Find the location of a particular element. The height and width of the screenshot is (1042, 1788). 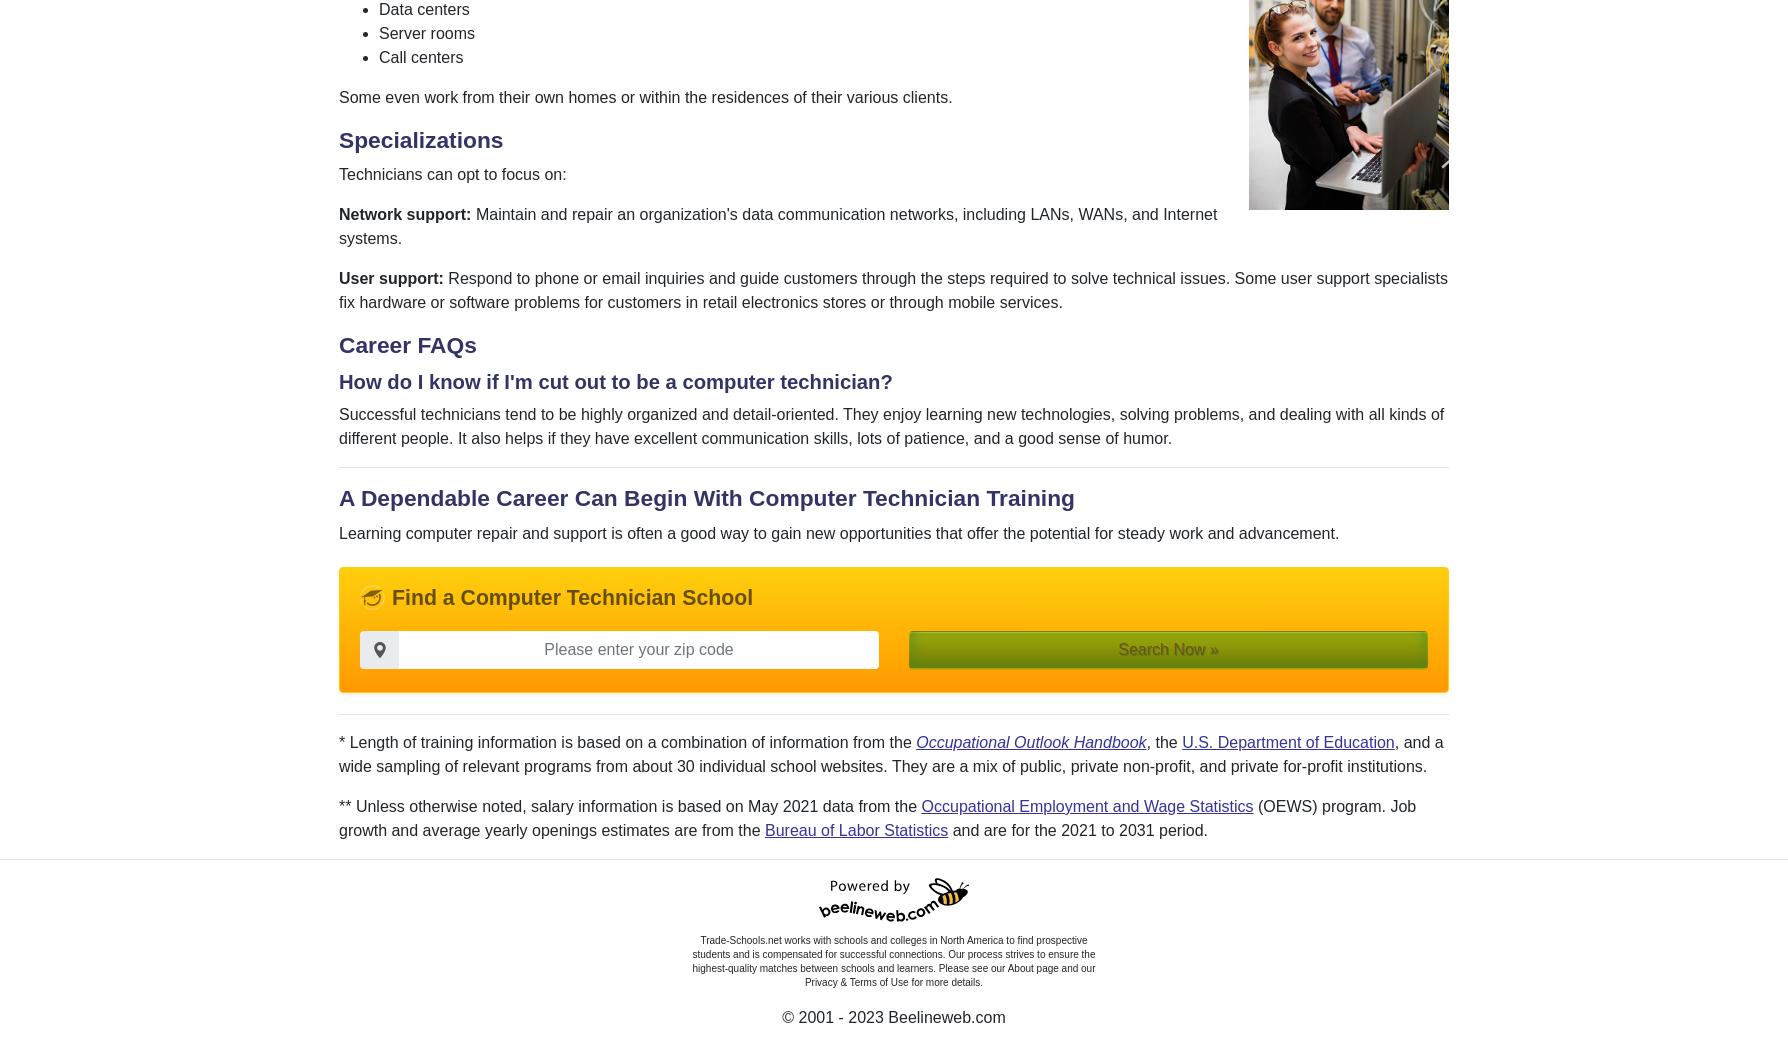

'Data centers' is located at coordinates (422, 7).